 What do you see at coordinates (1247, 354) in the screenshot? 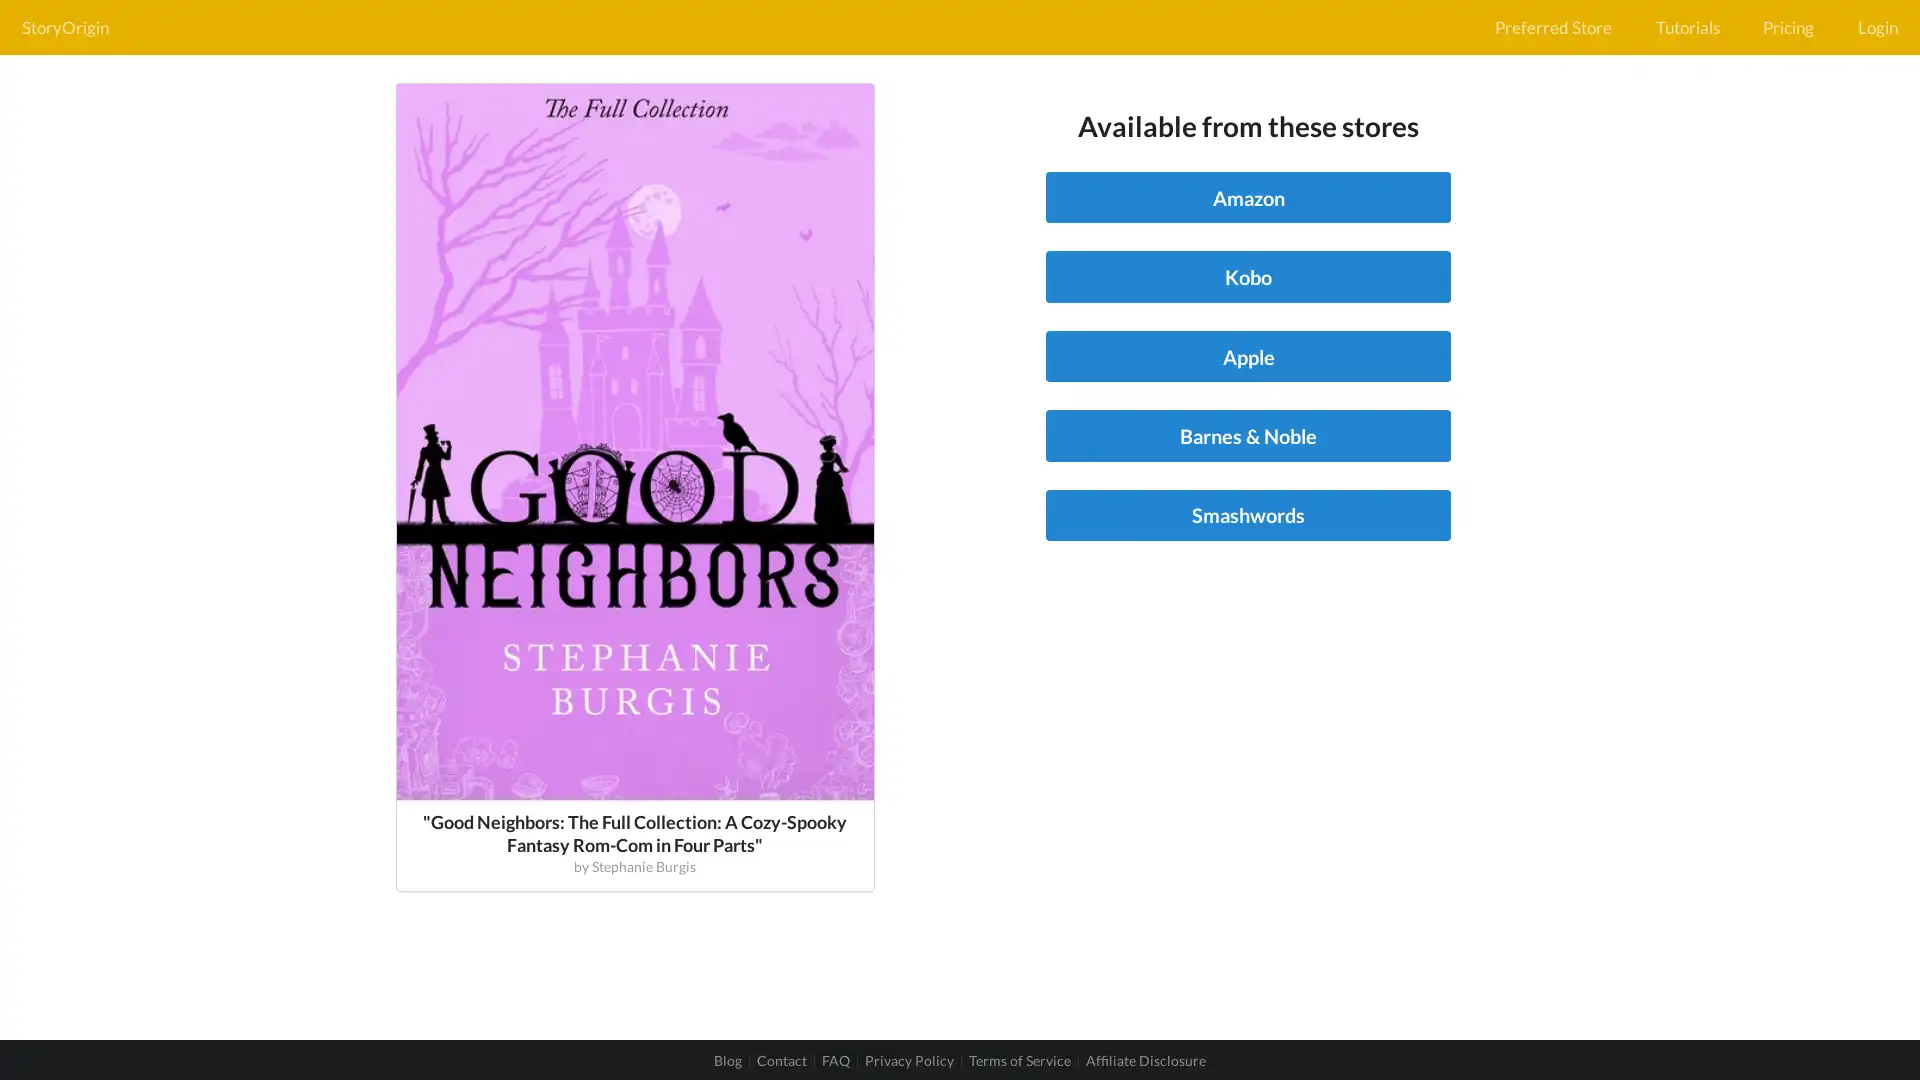
I see `Apple` at bounding box center [1247, 354].